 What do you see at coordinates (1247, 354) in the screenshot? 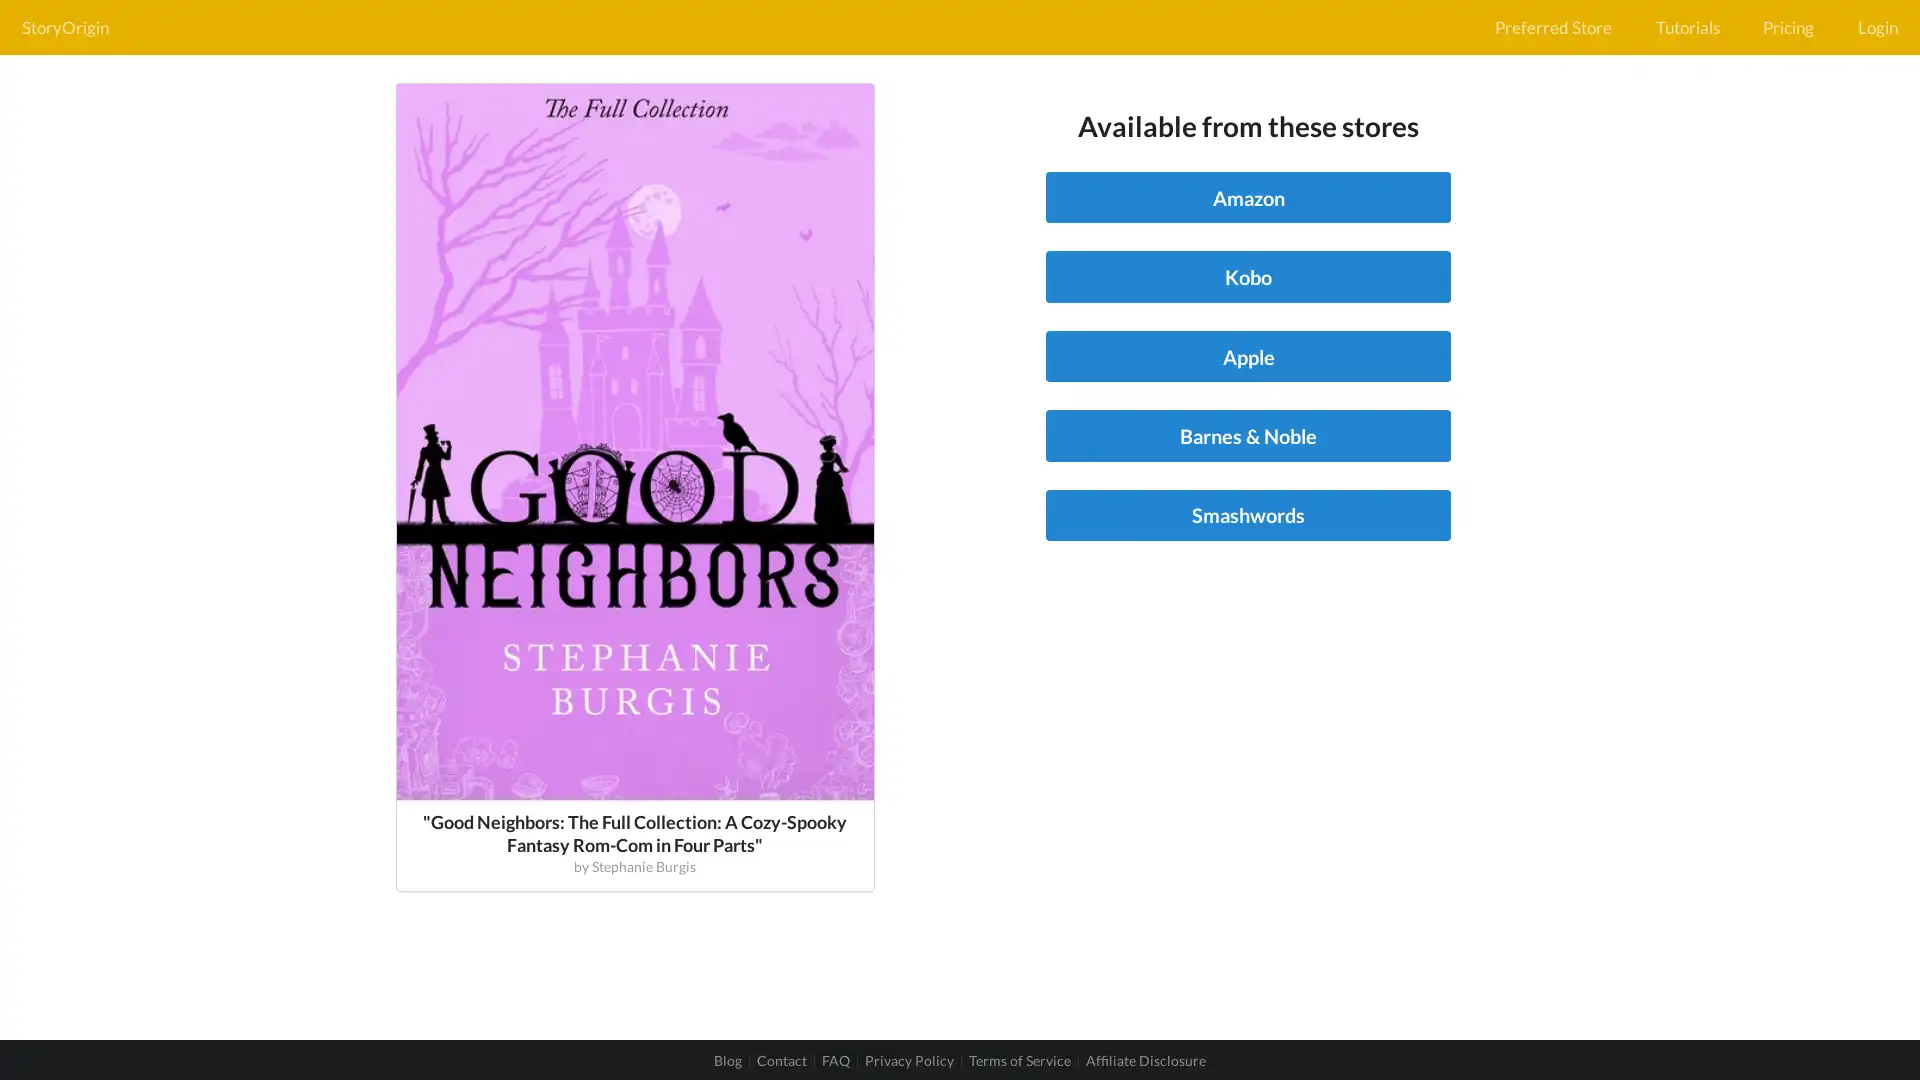
I see `Apple` at bounding box center [1247, 354].